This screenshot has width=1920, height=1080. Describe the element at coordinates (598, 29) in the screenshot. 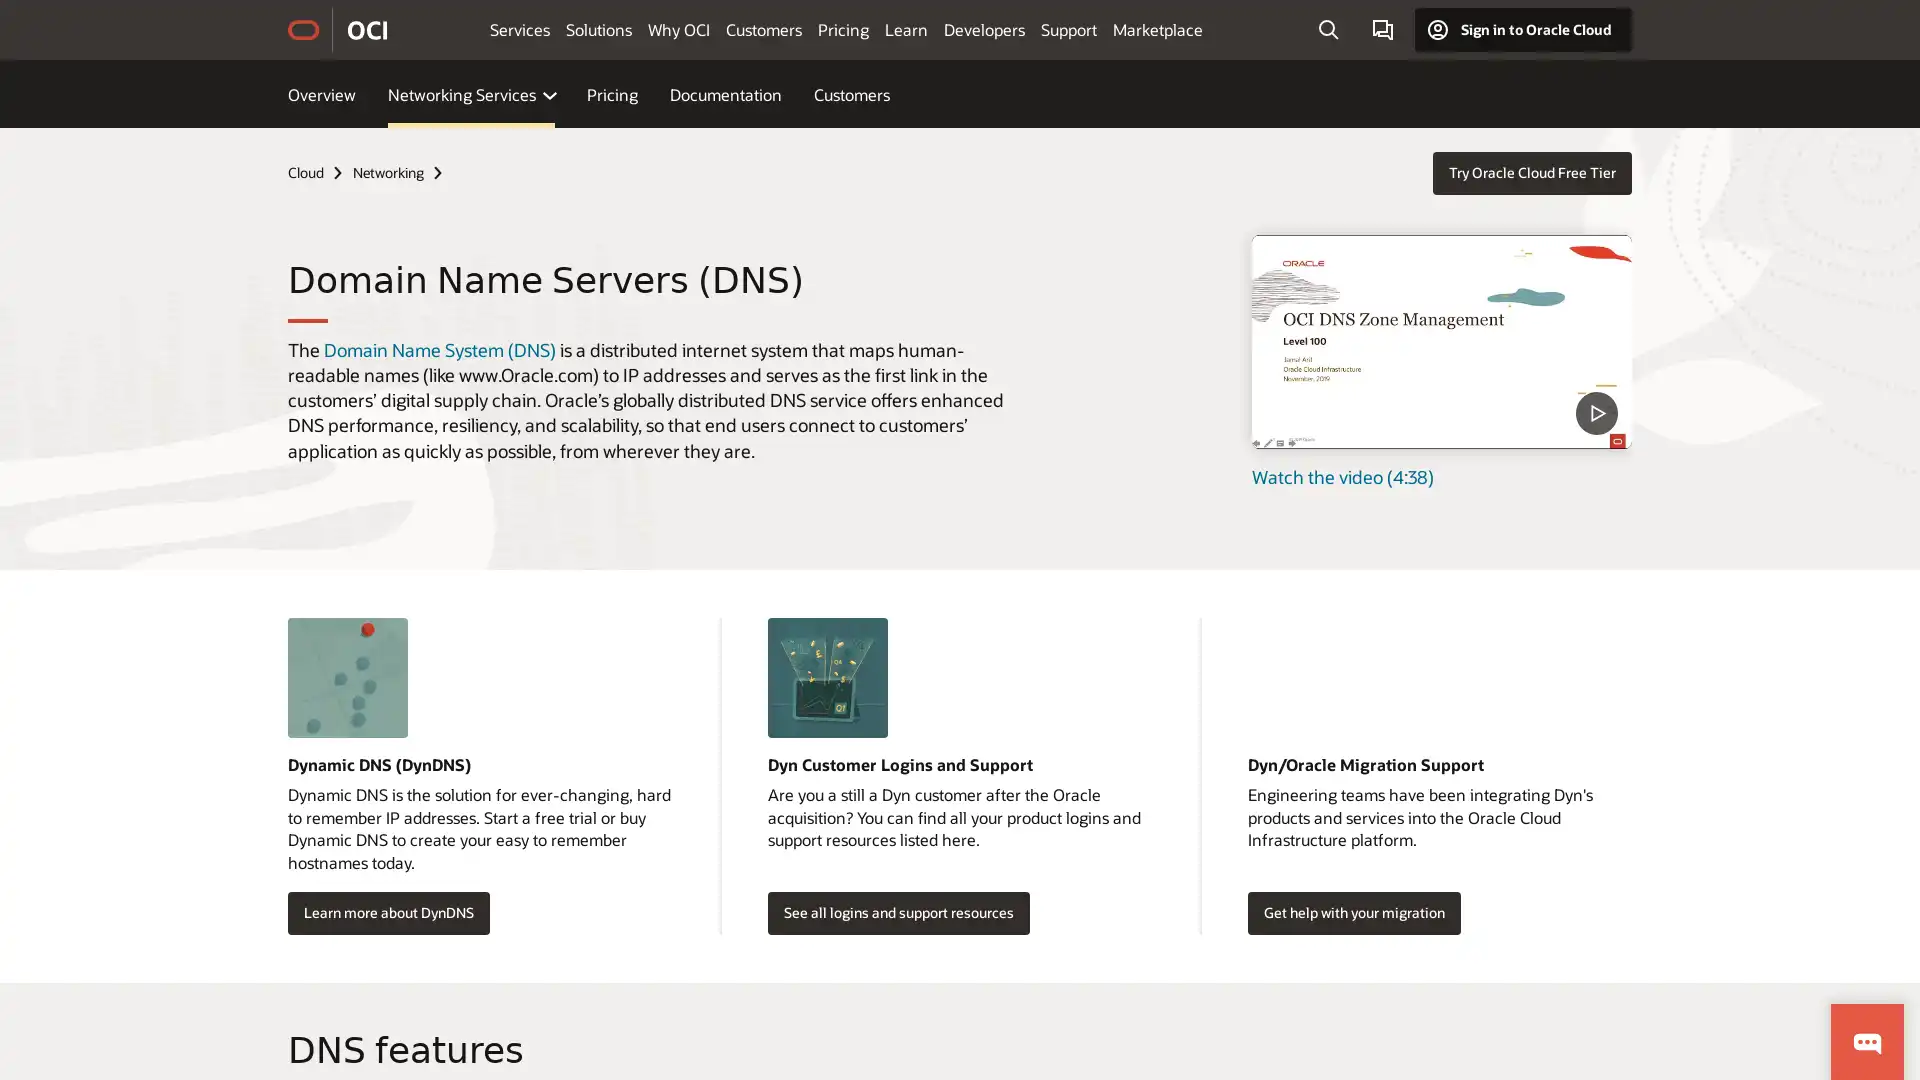

I see `Solutions` at that location.